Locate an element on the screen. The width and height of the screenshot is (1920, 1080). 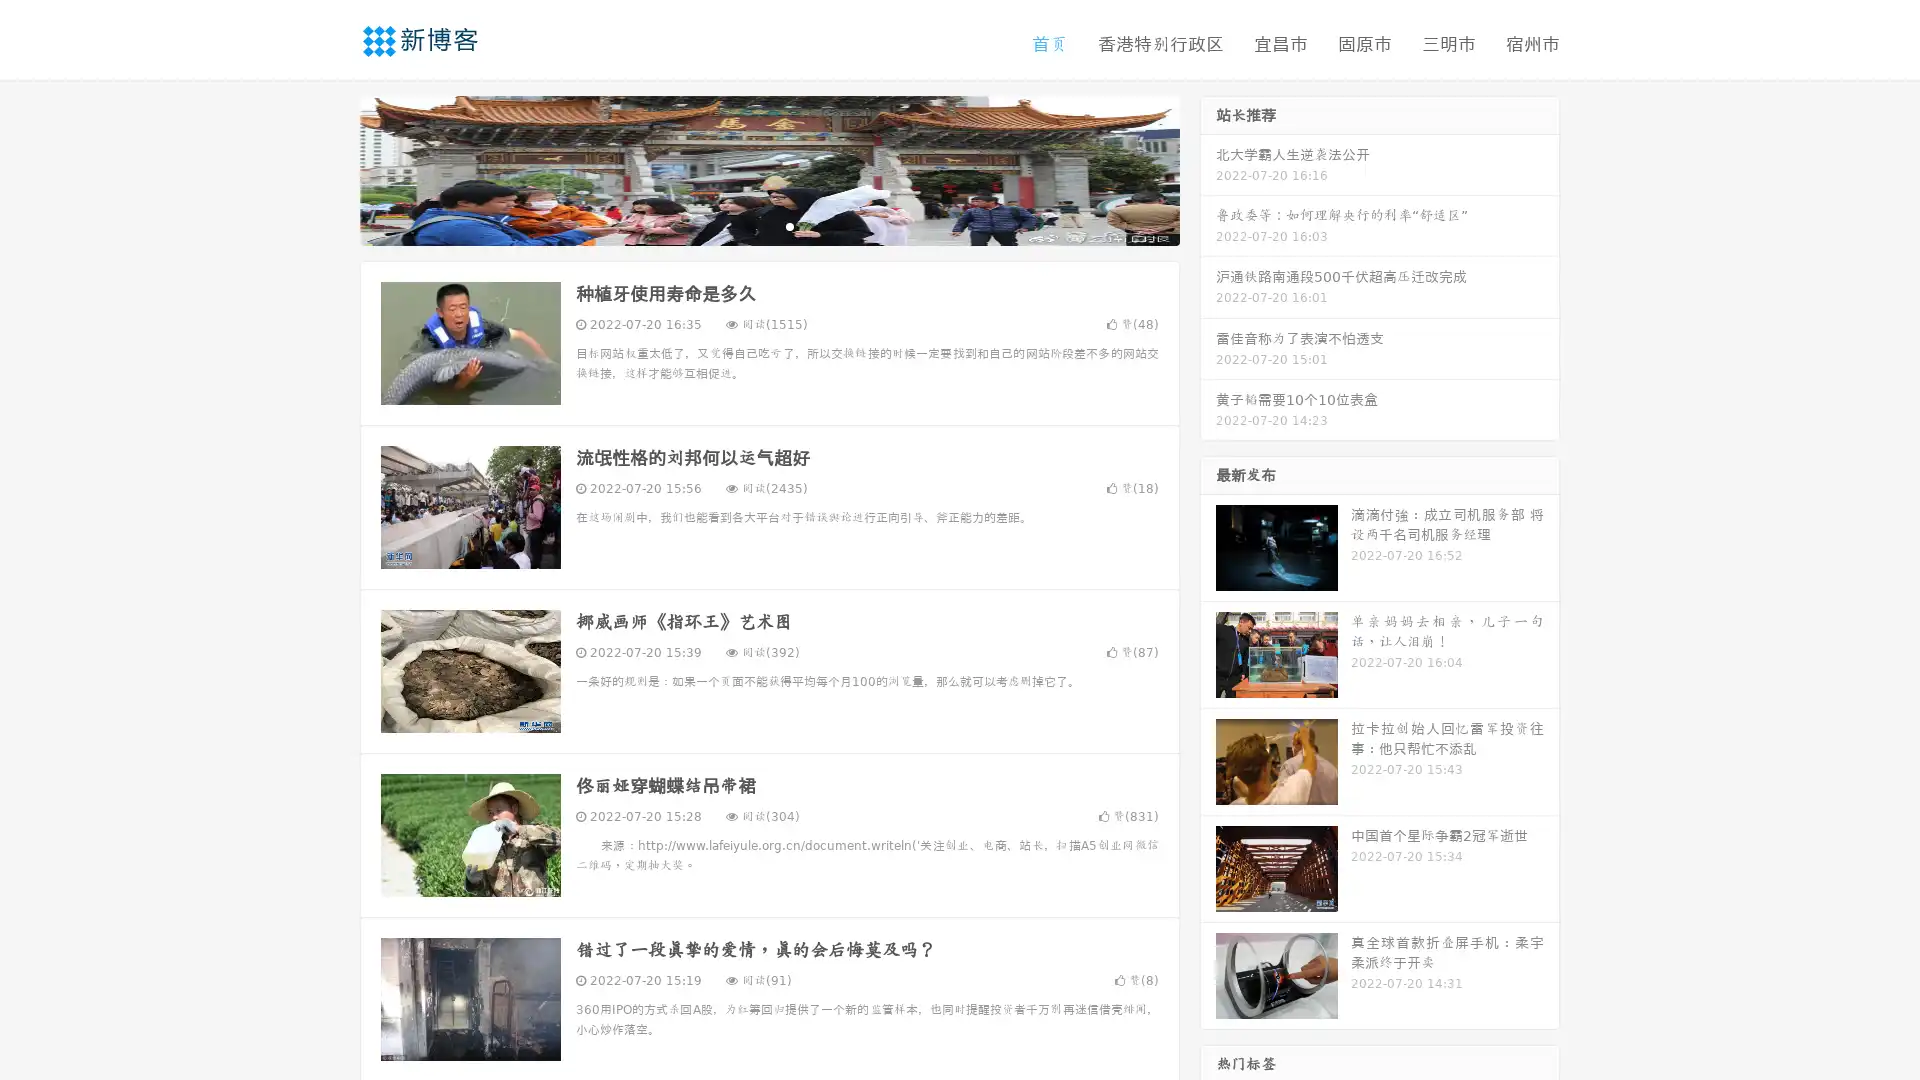
Go to slide 3 is located at coordinates (789, 225).